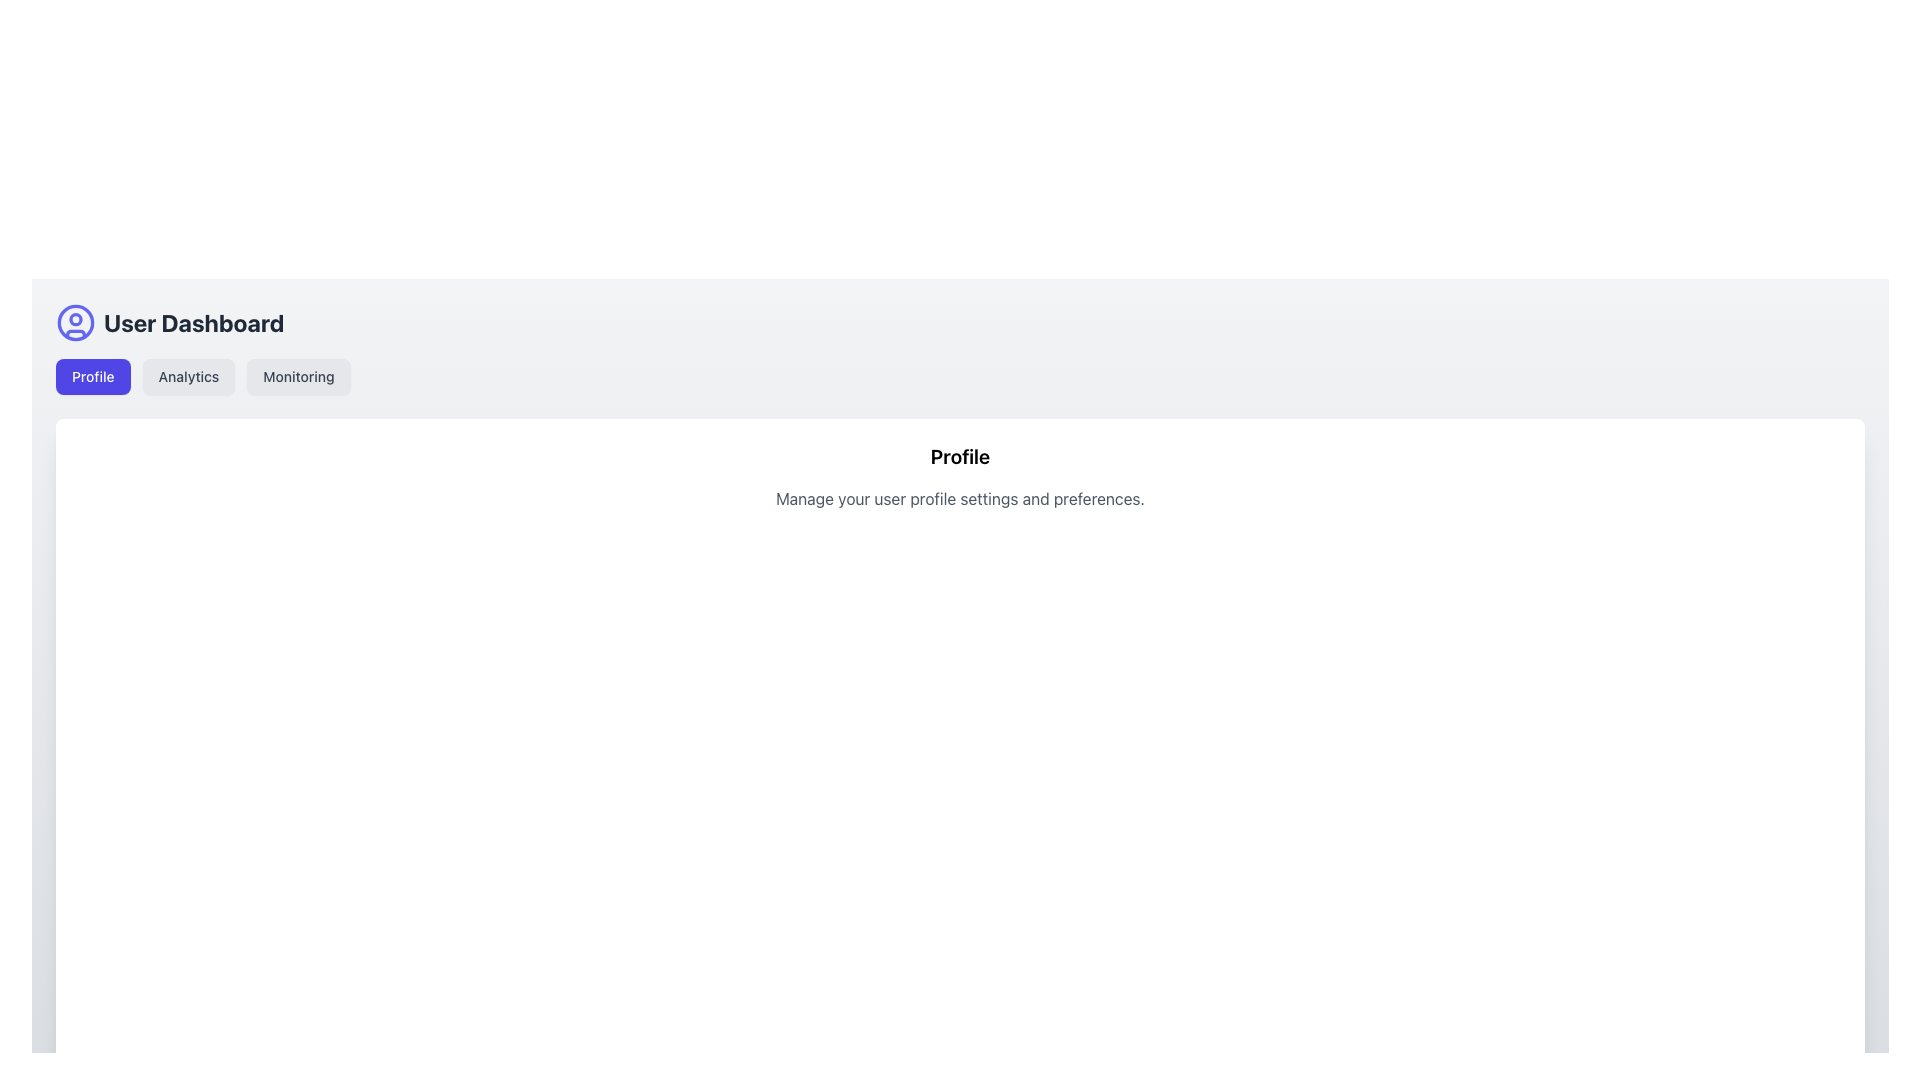 This screenshot has height=1080, width=1920. Describe the element at coordinates (92, 377) in the screenshot. I see `the 'Profile' button, which is a prominent indigo button with white bold text, to activate hover effects` at that location.